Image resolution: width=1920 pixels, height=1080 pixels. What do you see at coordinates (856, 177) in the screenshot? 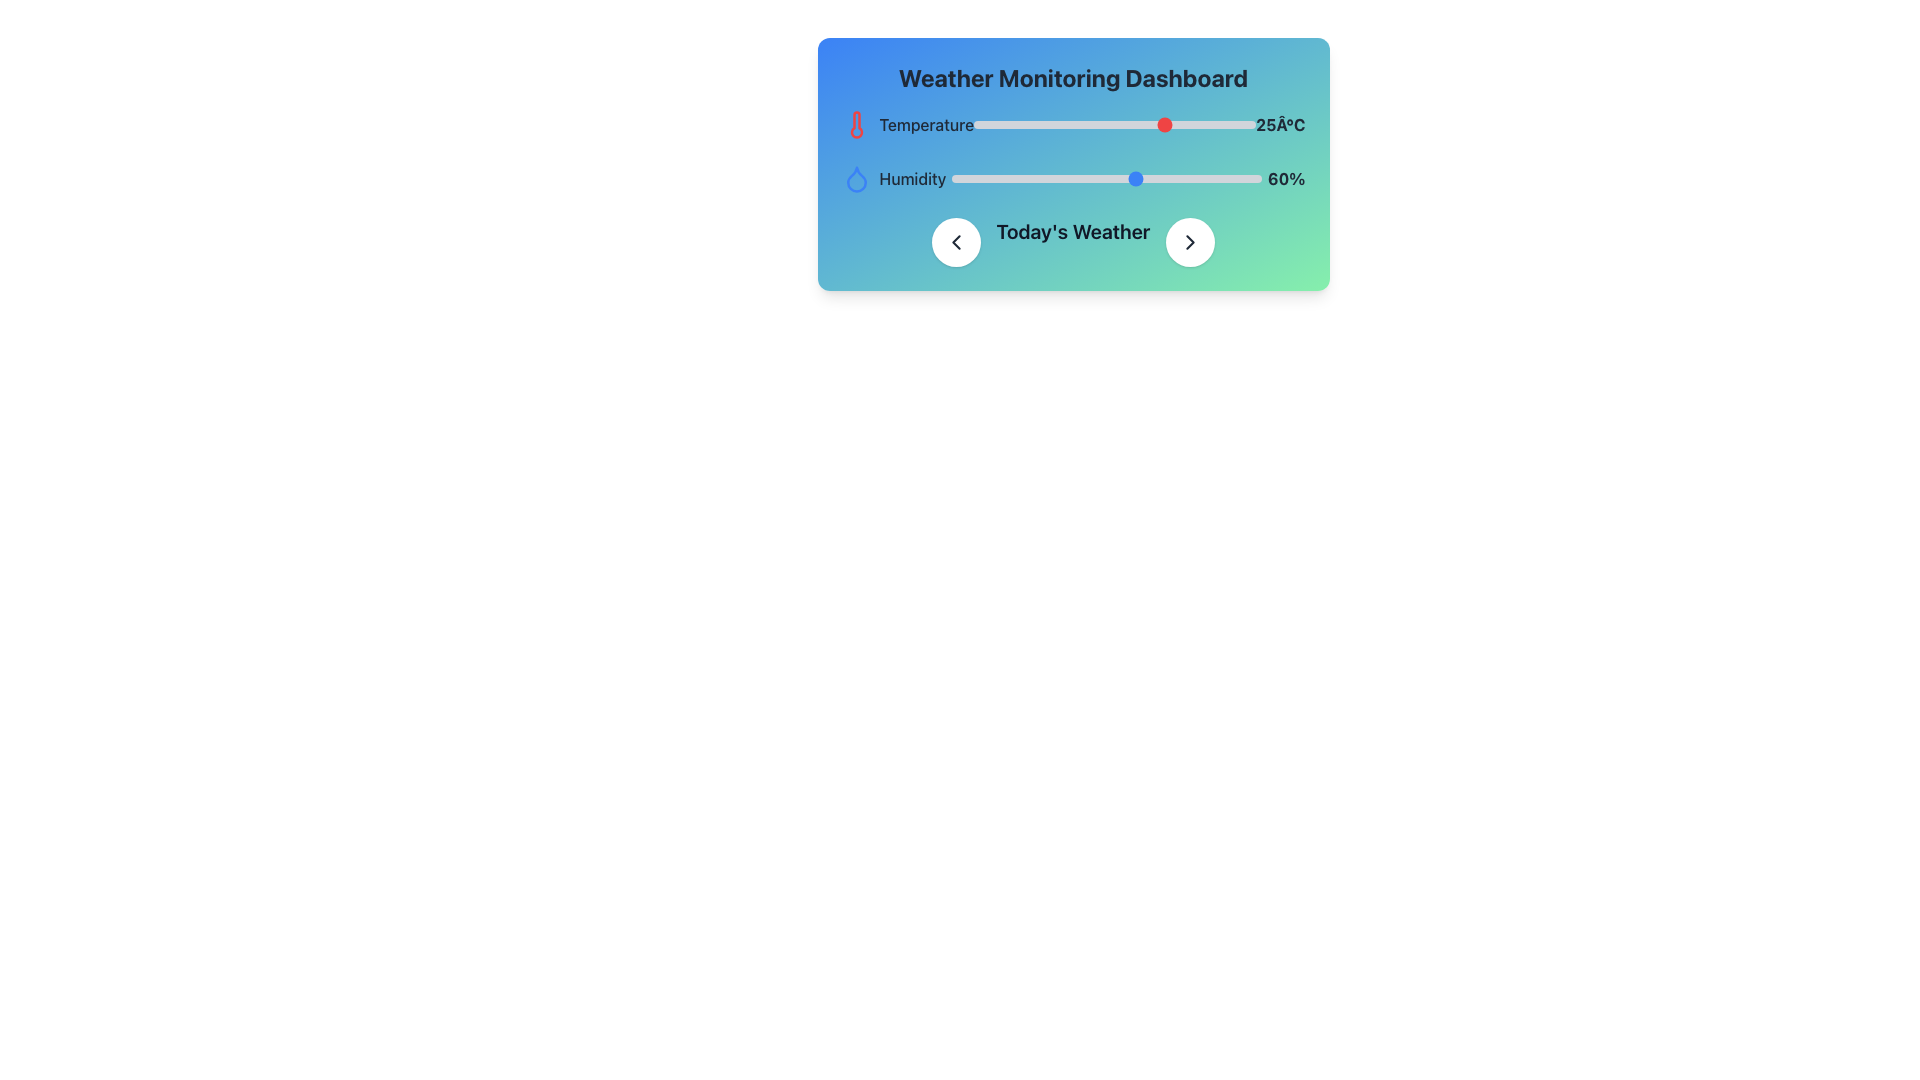
I see `the humidity droplet icon located to the left of the 'Humidity' text within the weather monitoring dashboard` at bounding box center [856, 177].